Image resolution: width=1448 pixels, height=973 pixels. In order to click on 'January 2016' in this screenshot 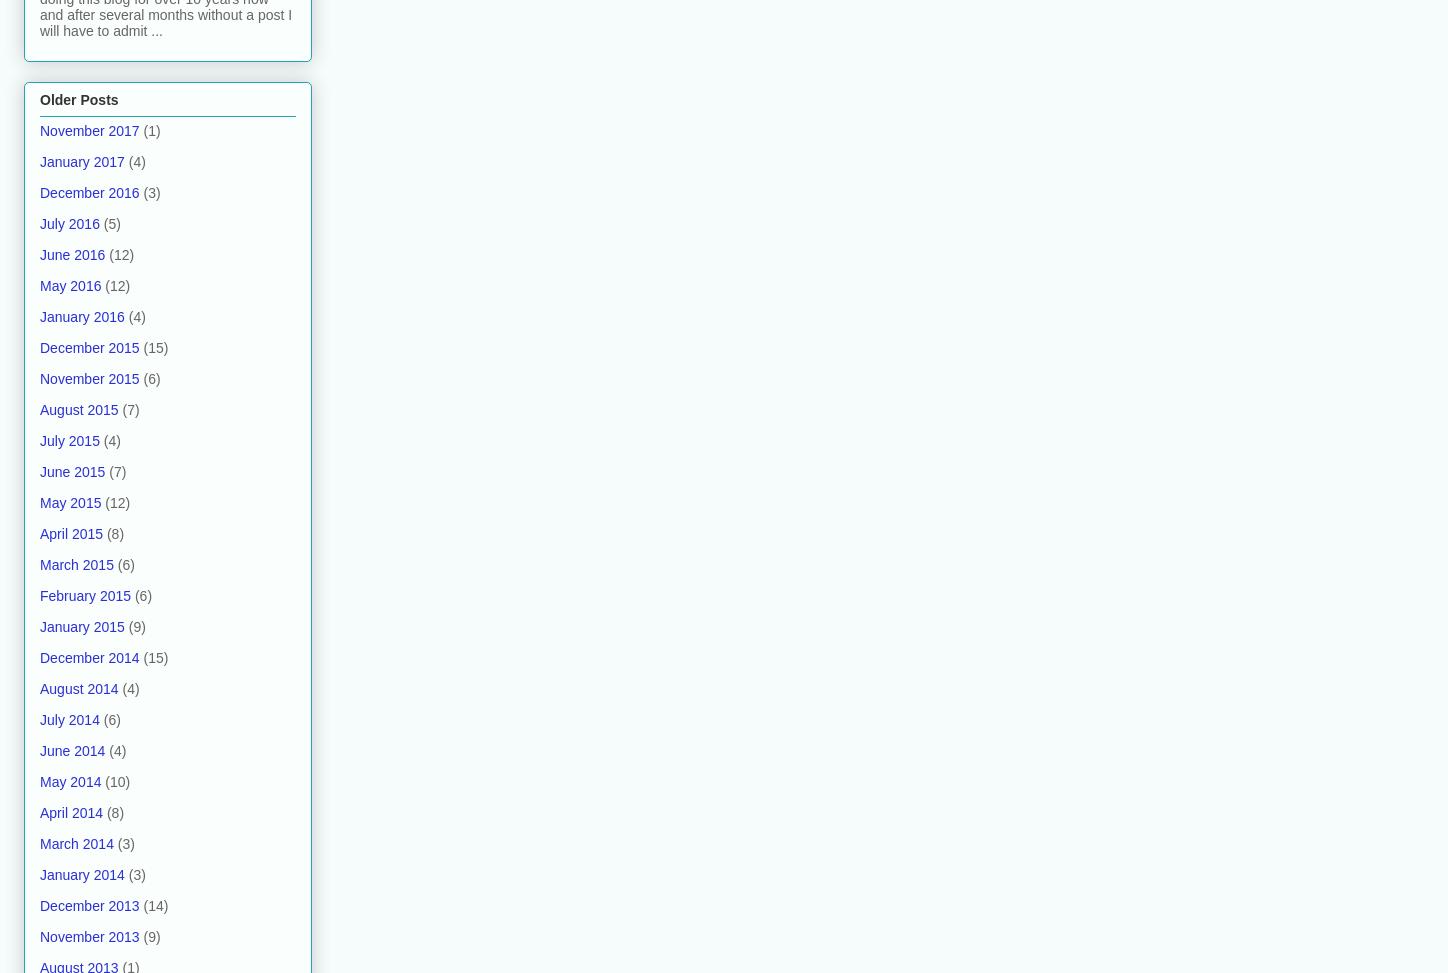, I will do `click(81, 316)`.